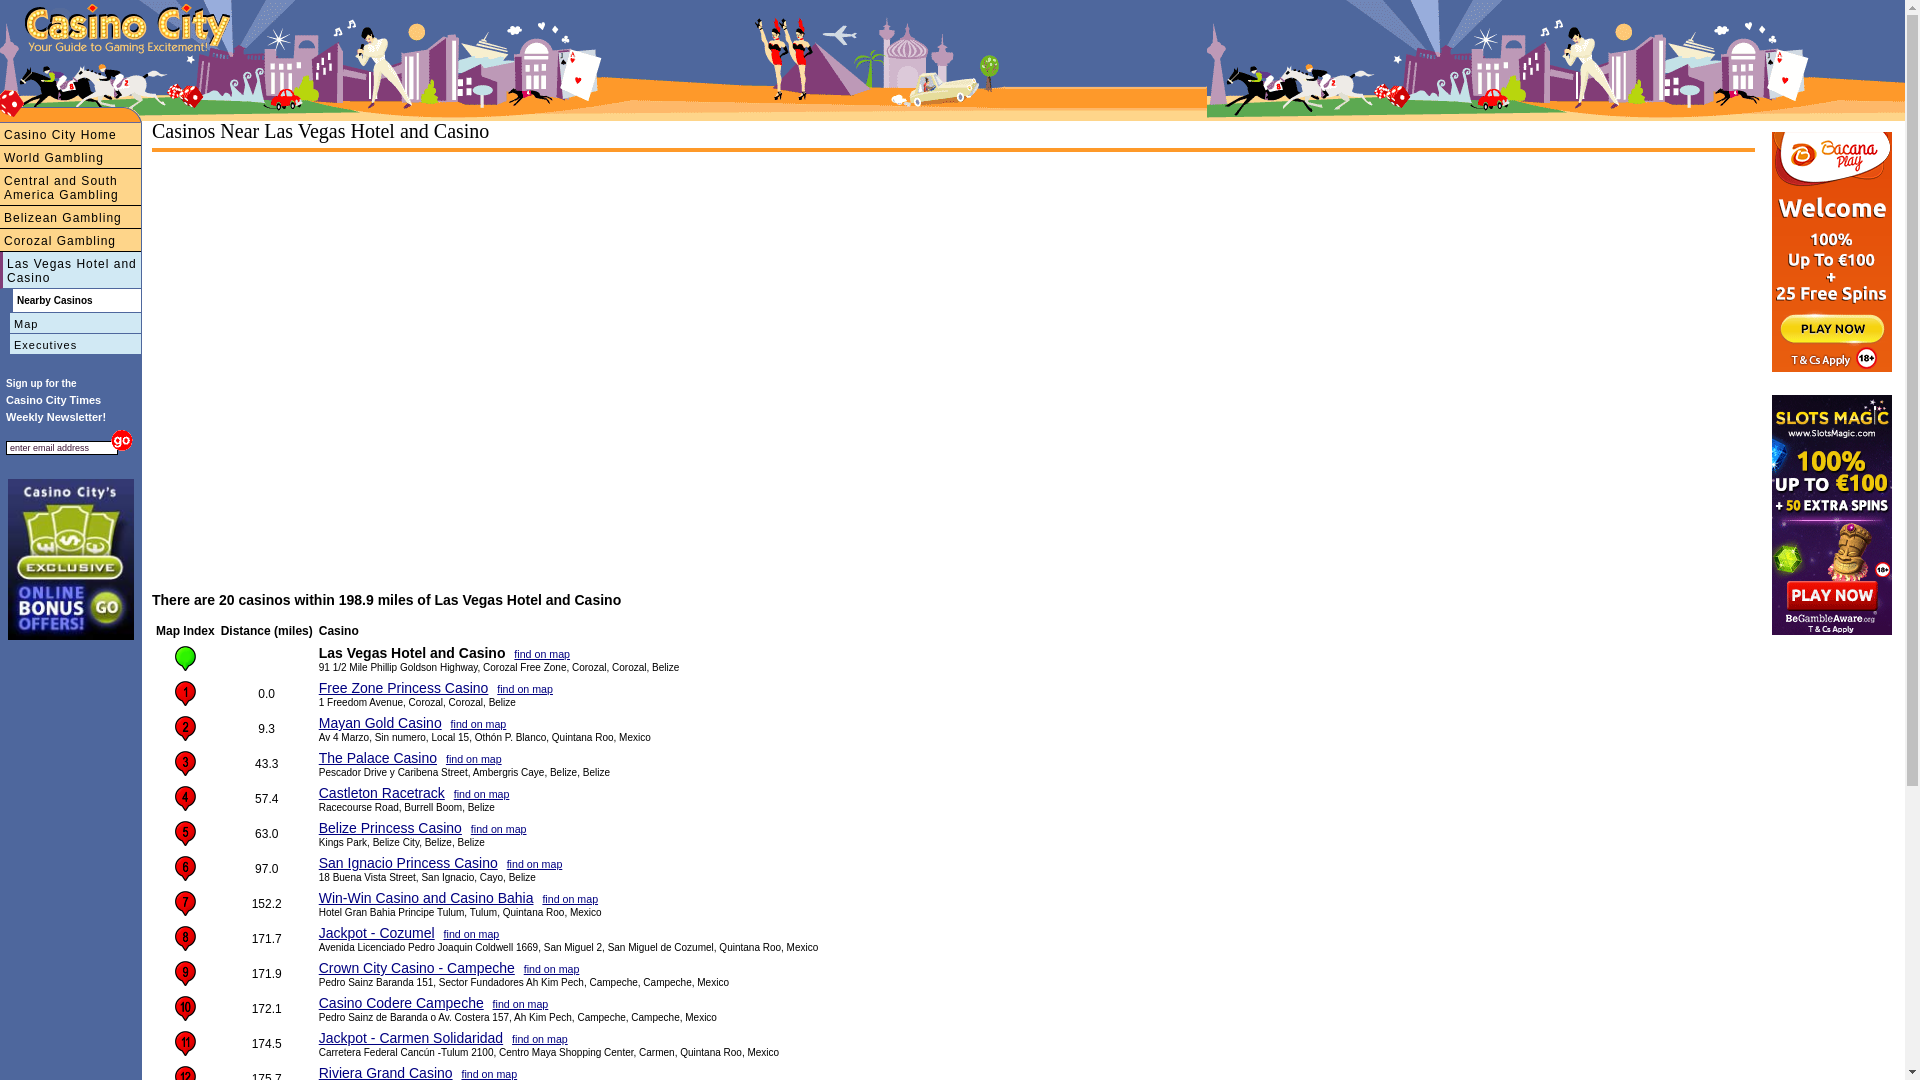  What do you see at coordinates (70, 270) in the screenshot?
I see `'Las Vegas Hotel and Casino'` at bounding box center [70, 270].